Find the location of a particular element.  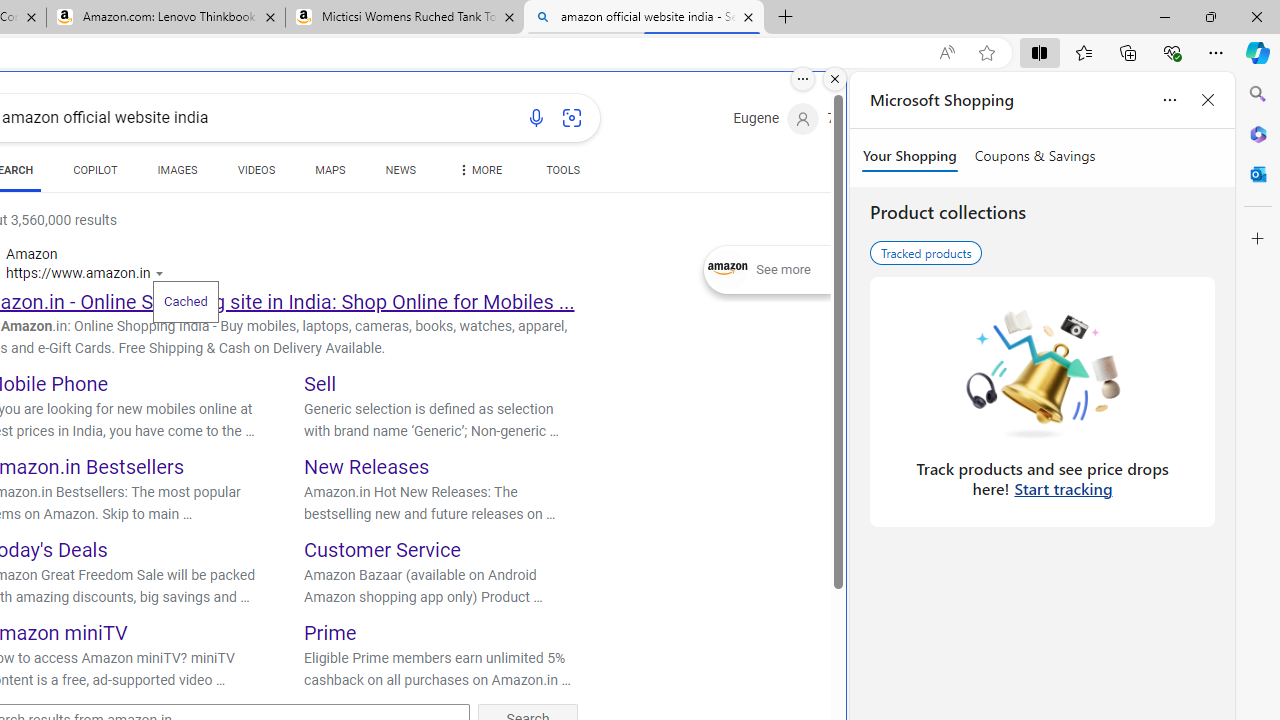

'Settings and more (Alt+F)' is located at coordinates (1215, 51).